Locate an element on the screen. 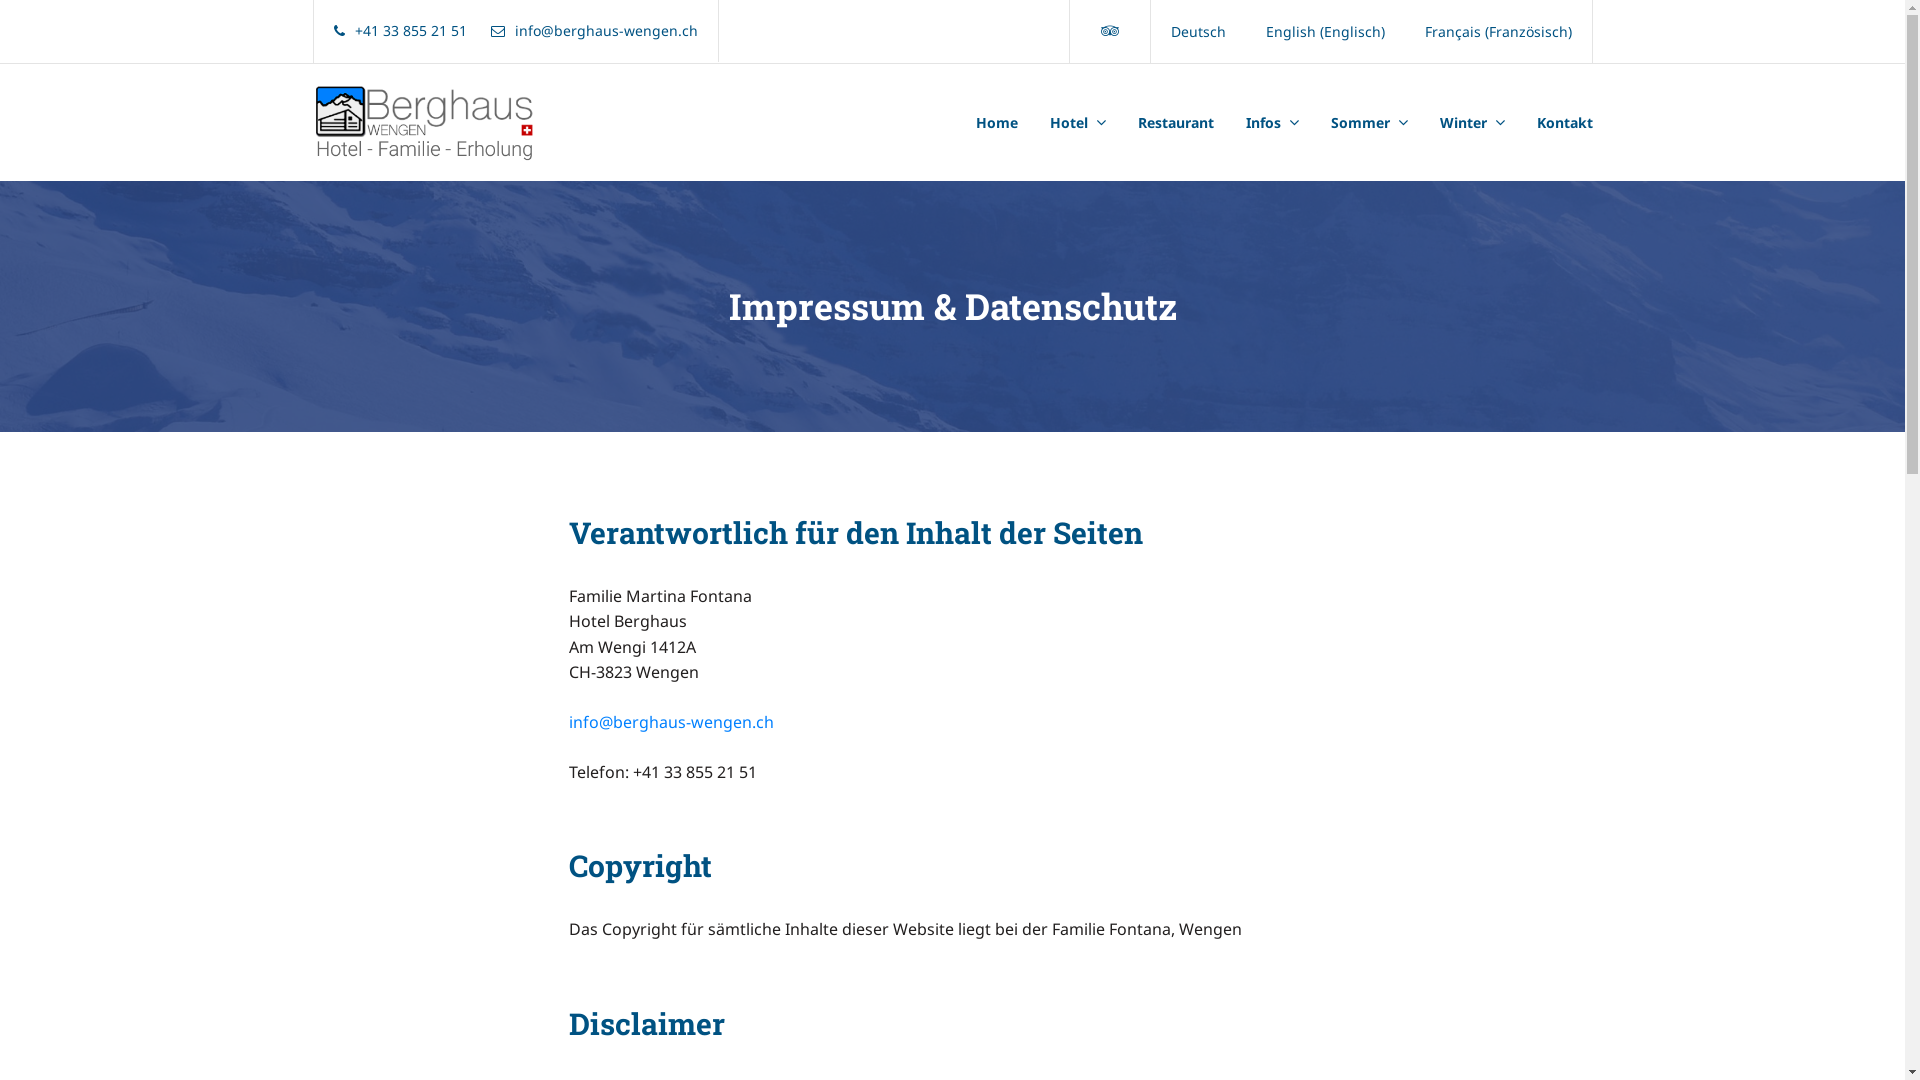 The width and height of the screenshot is (1920, 1080). 'Sommer' is located at coordinates (1367, 123).